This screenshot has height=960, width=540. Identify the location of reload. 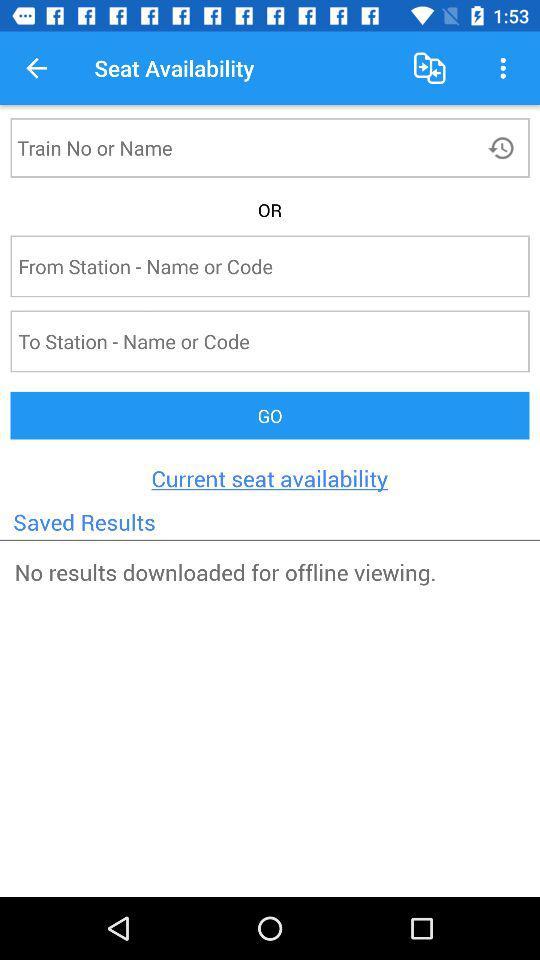
(502, 146).